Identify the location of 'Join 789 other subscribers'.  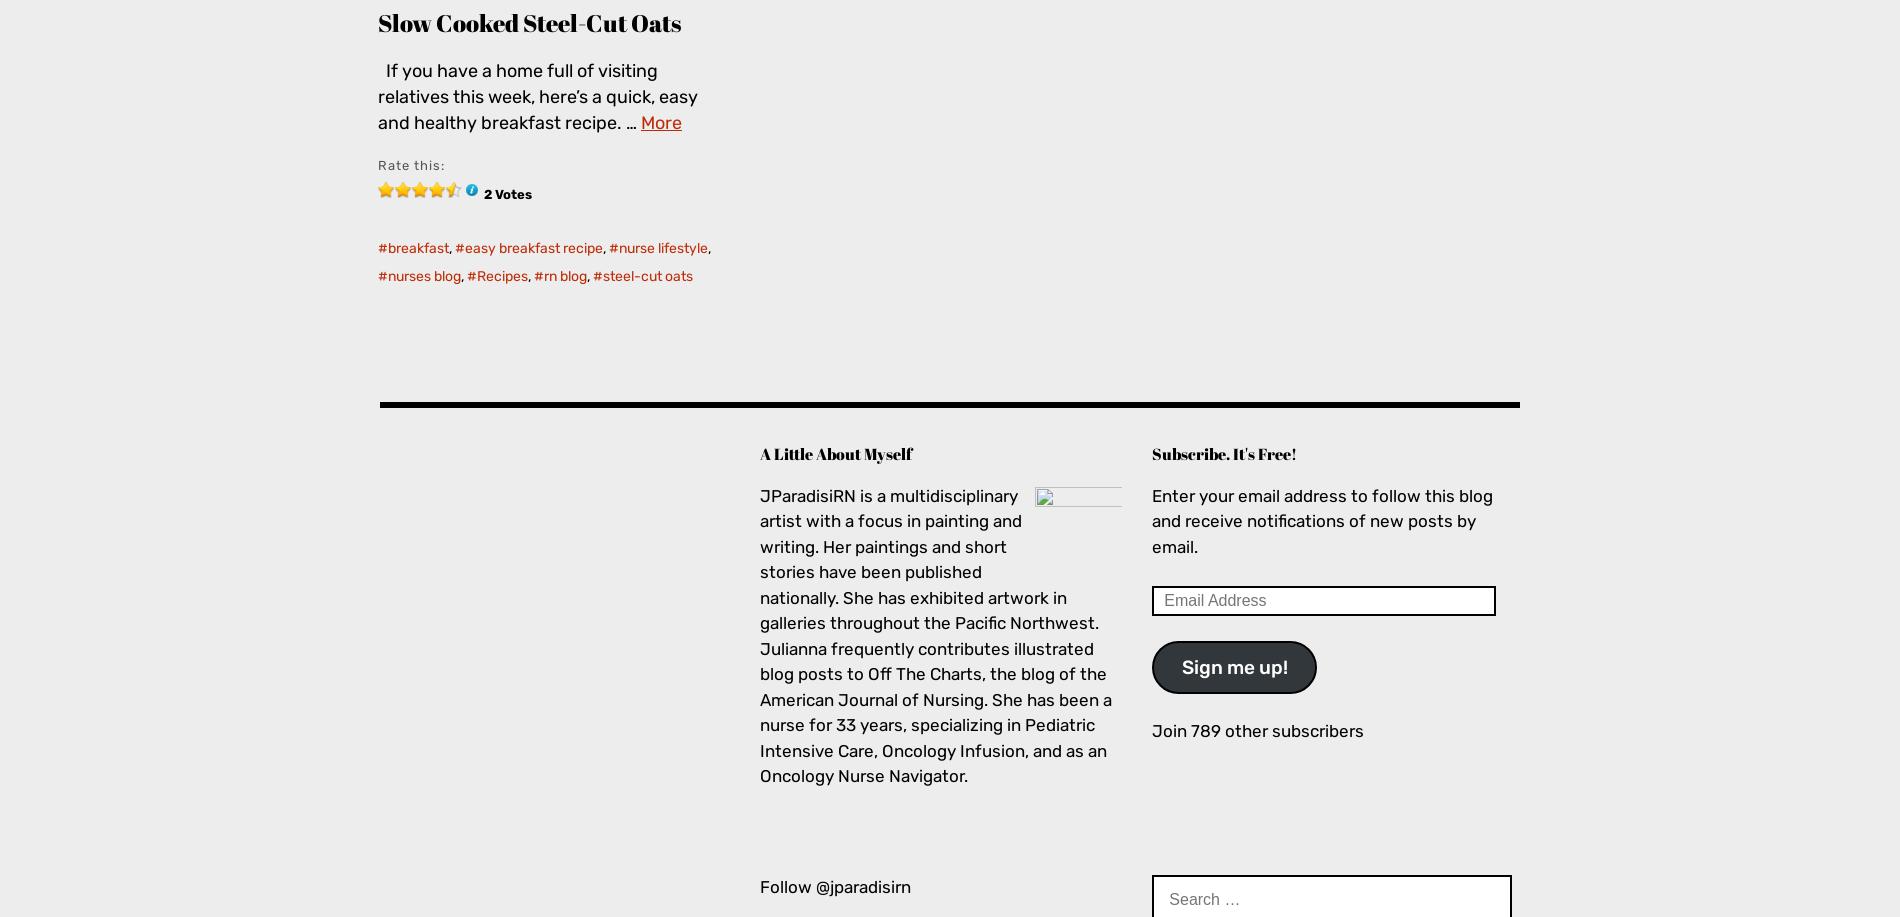
(1151, 730).